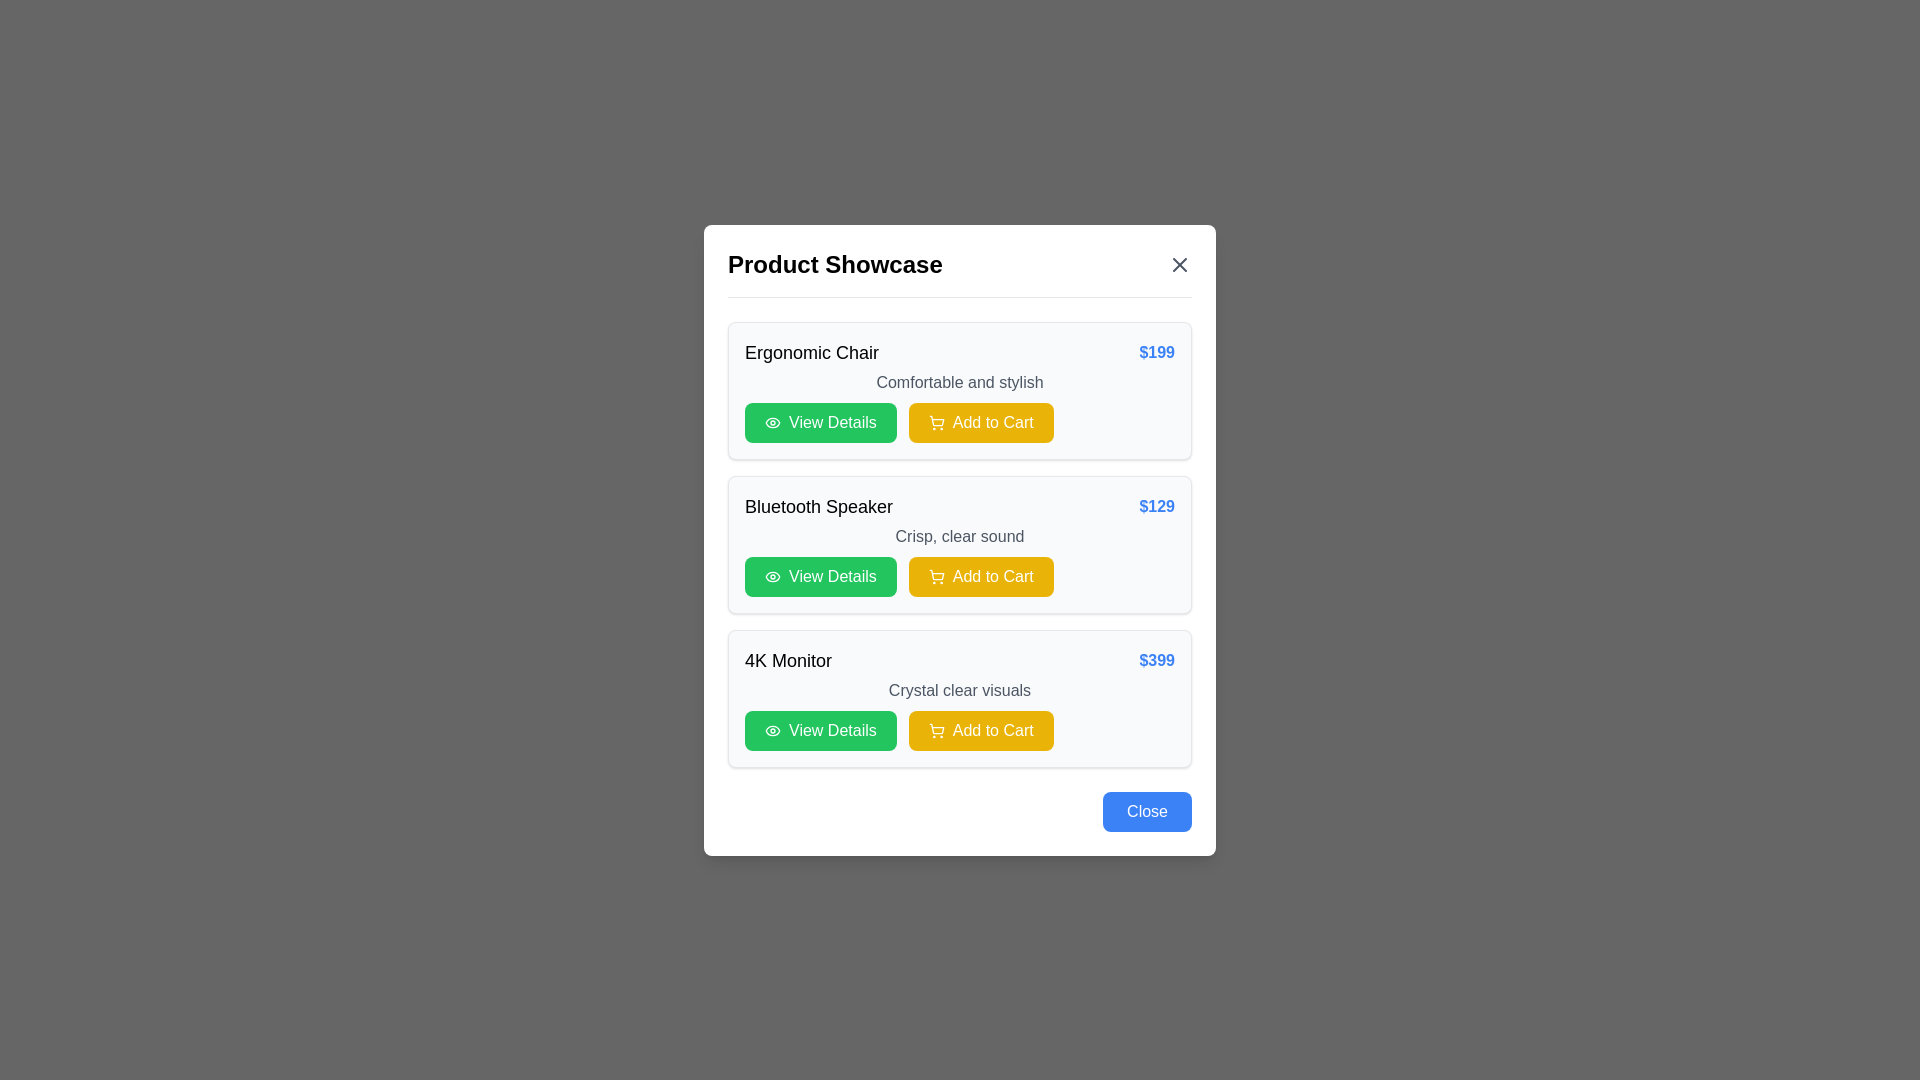 This screenshot has width=1920, height=1080. Describe the element at coordinates (935, 730) in the screenshot. I see `the 'Add to Cart' icon for the 'Bluetooth Speaker' product` at that location.